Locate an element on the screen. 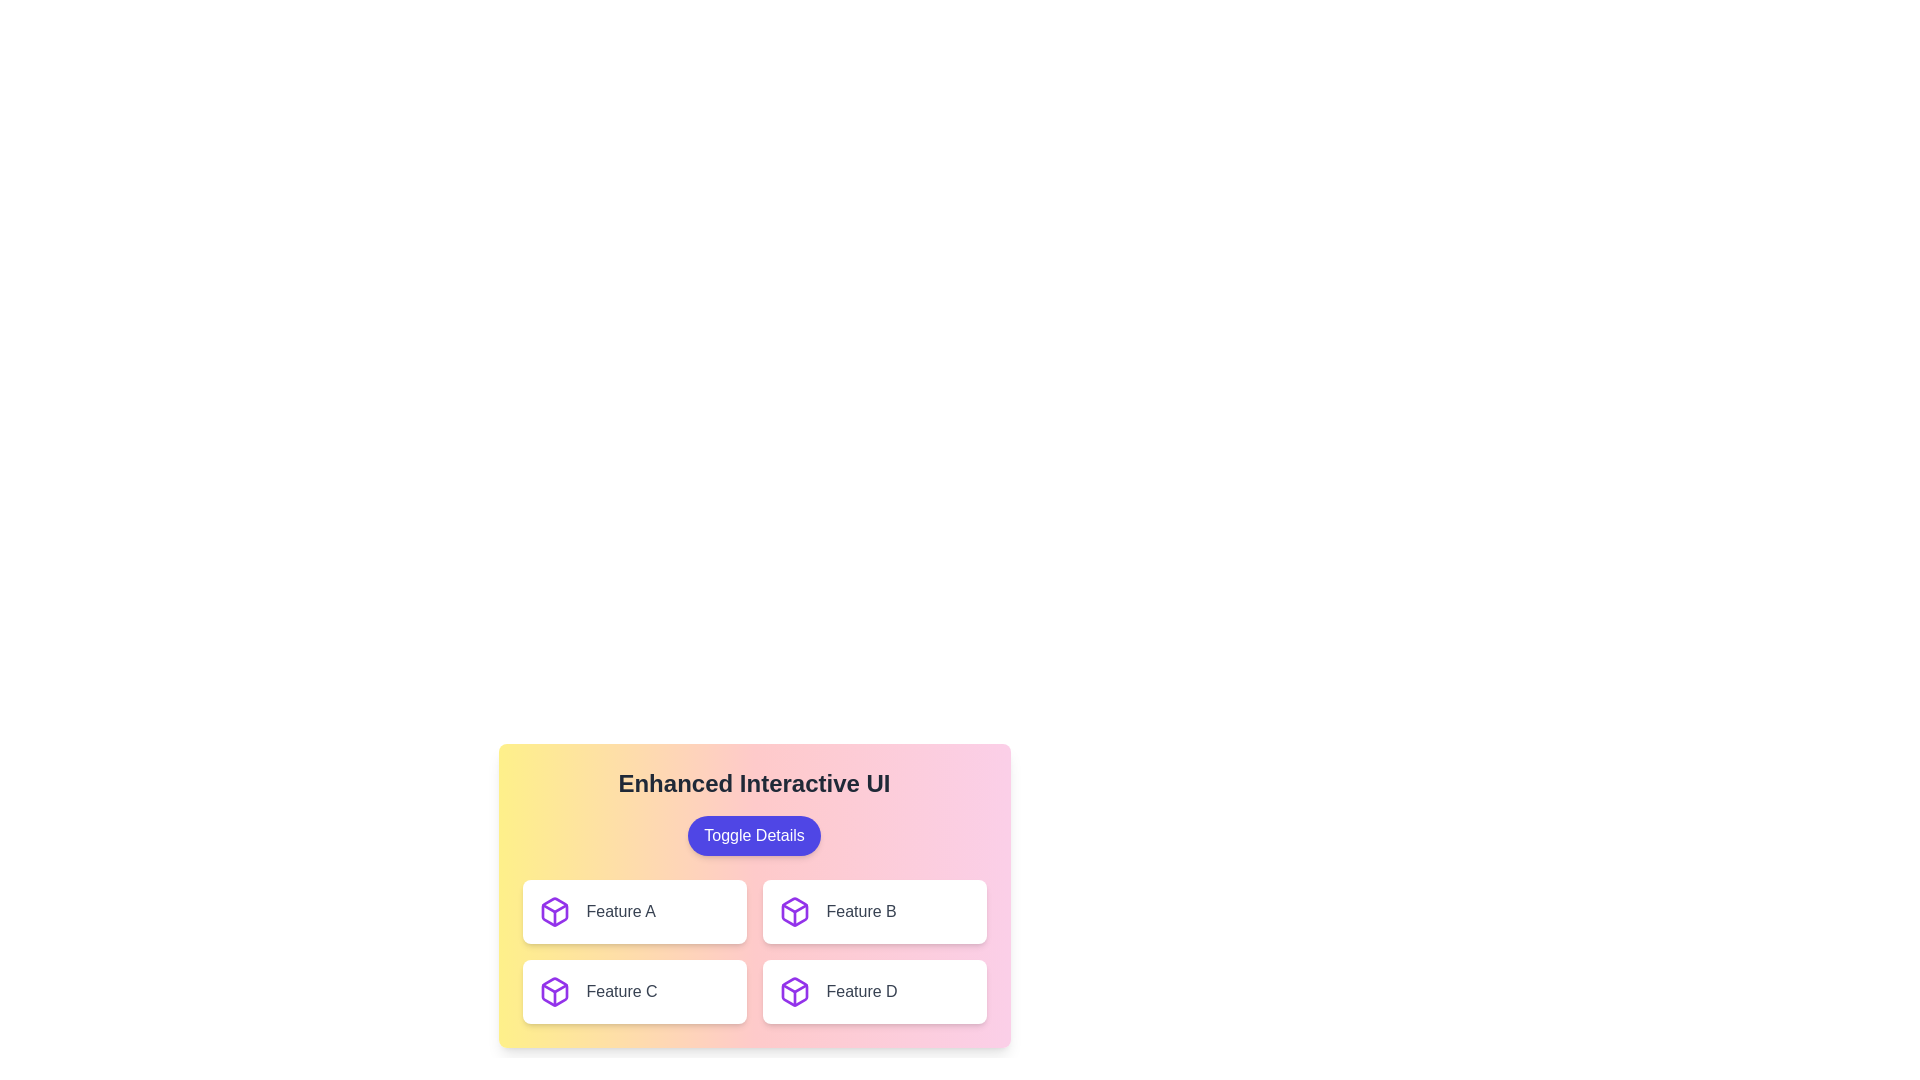 The height and width of the screenshot is (1080, 1920). the purple 3D cube icon adjacent to the label 'Feature A' in the top-left section of the grid layout is located at coordinates (554, 911).